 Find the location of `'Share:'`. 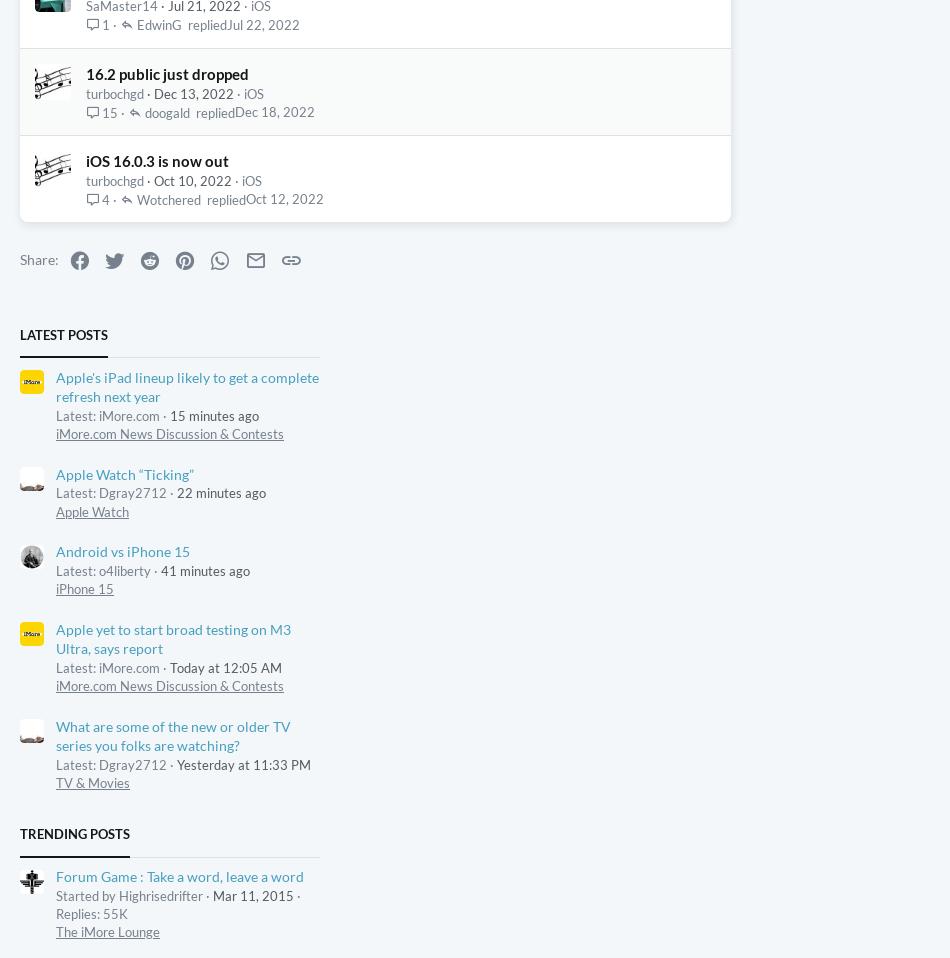

'Share:' is located at coordinates (39, 395).